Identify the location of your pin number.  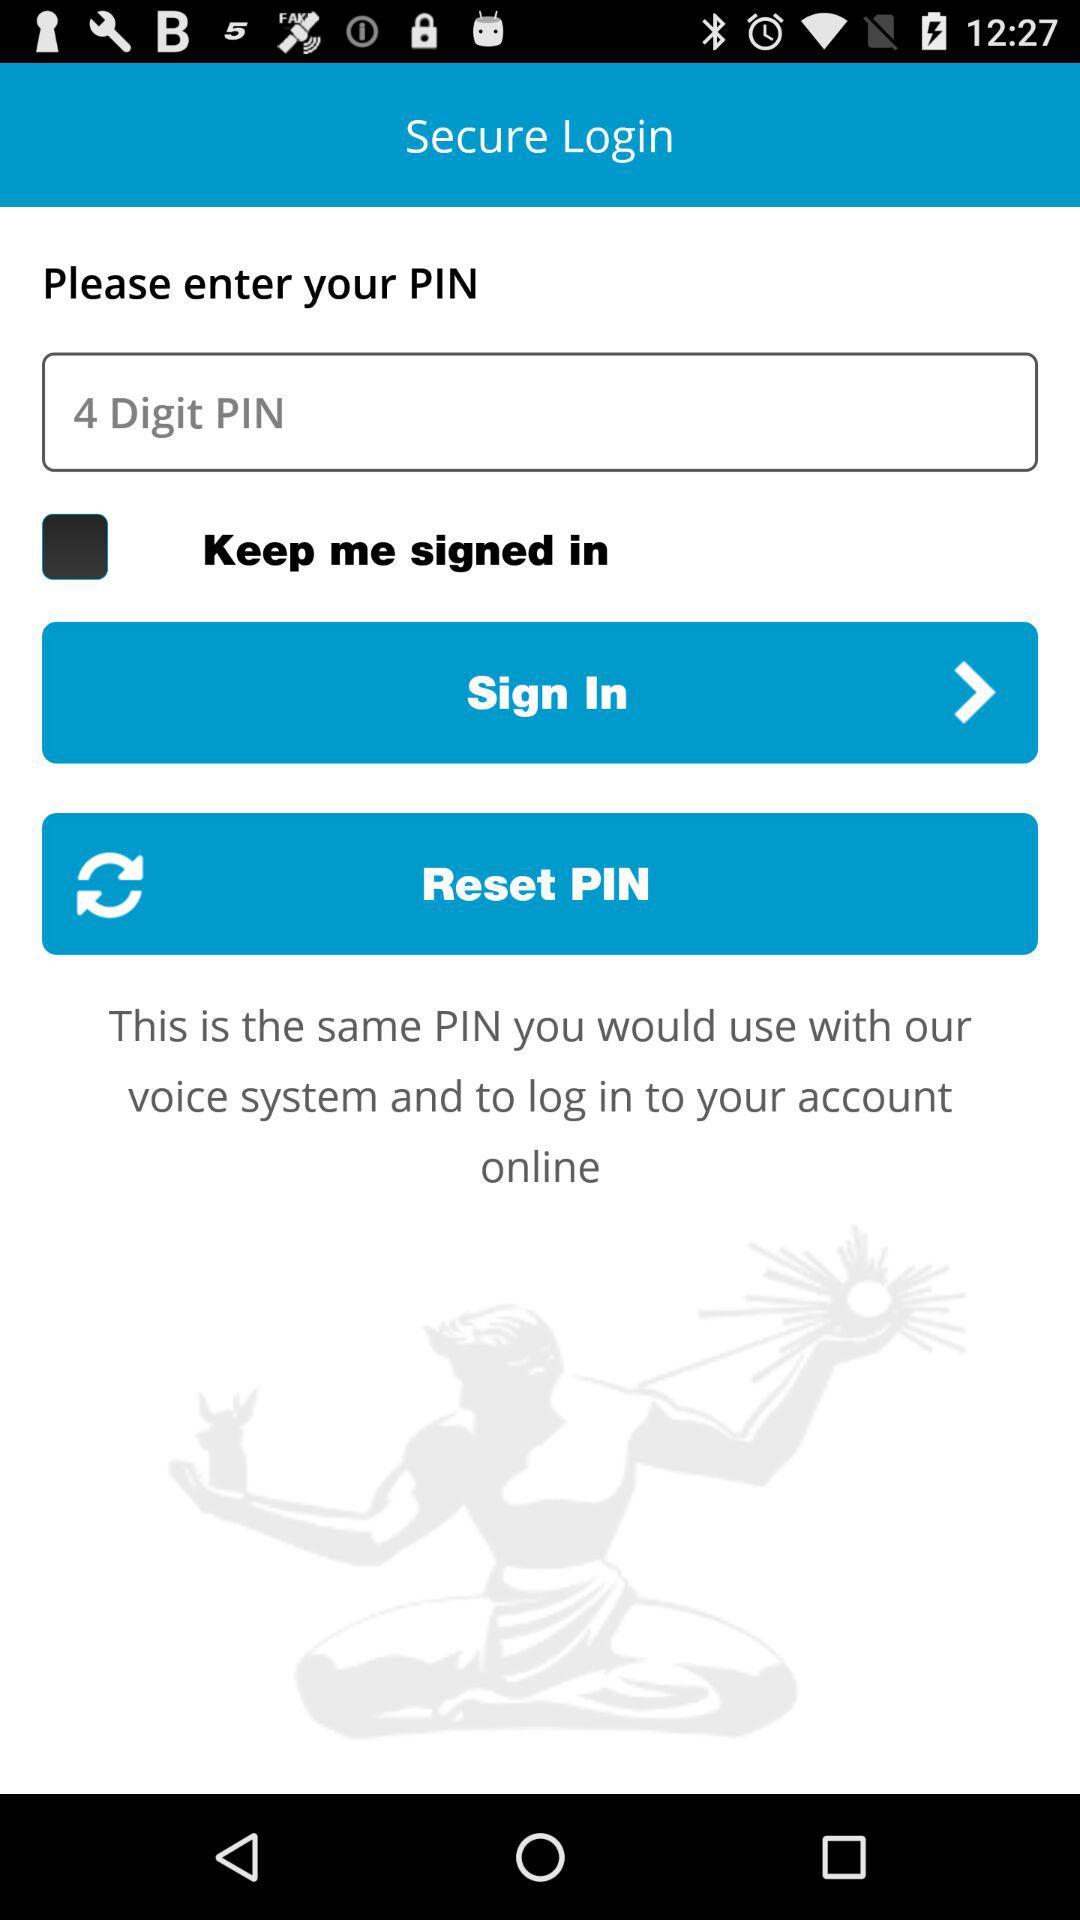
(540, 411).